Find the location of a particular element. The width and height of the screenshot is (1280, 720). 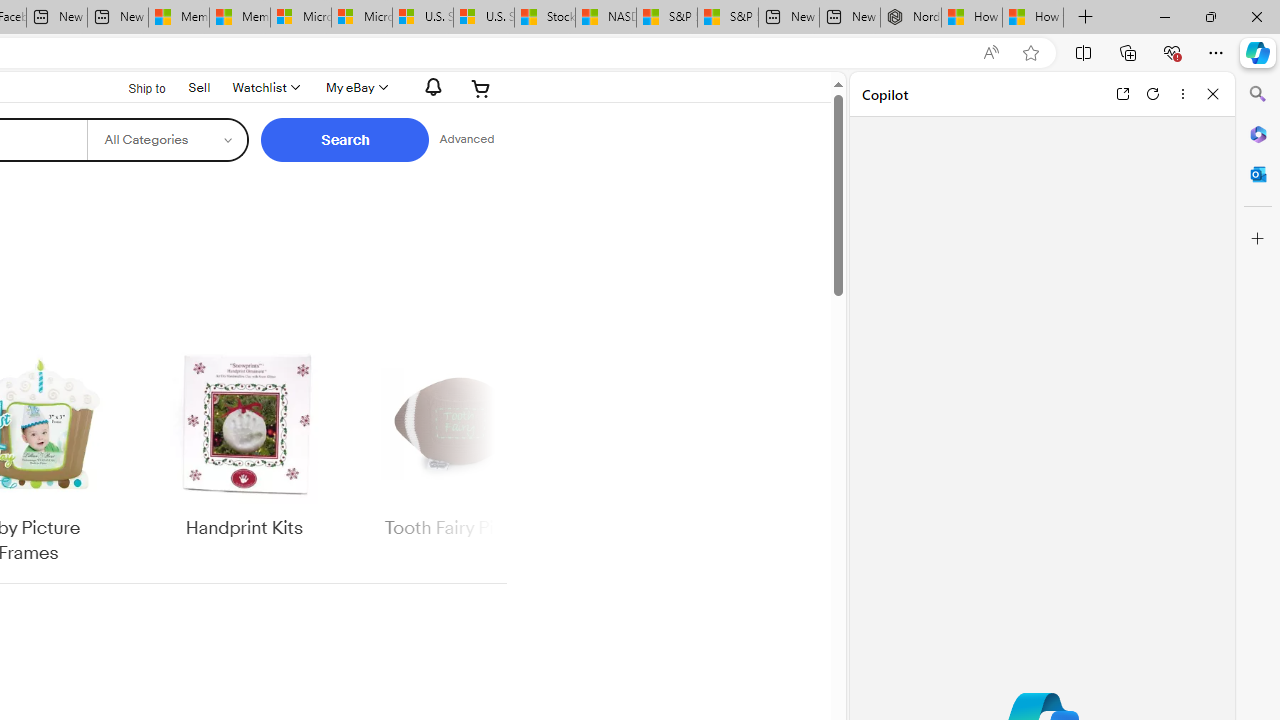

'Sell' is located at coordinates (199, 86).